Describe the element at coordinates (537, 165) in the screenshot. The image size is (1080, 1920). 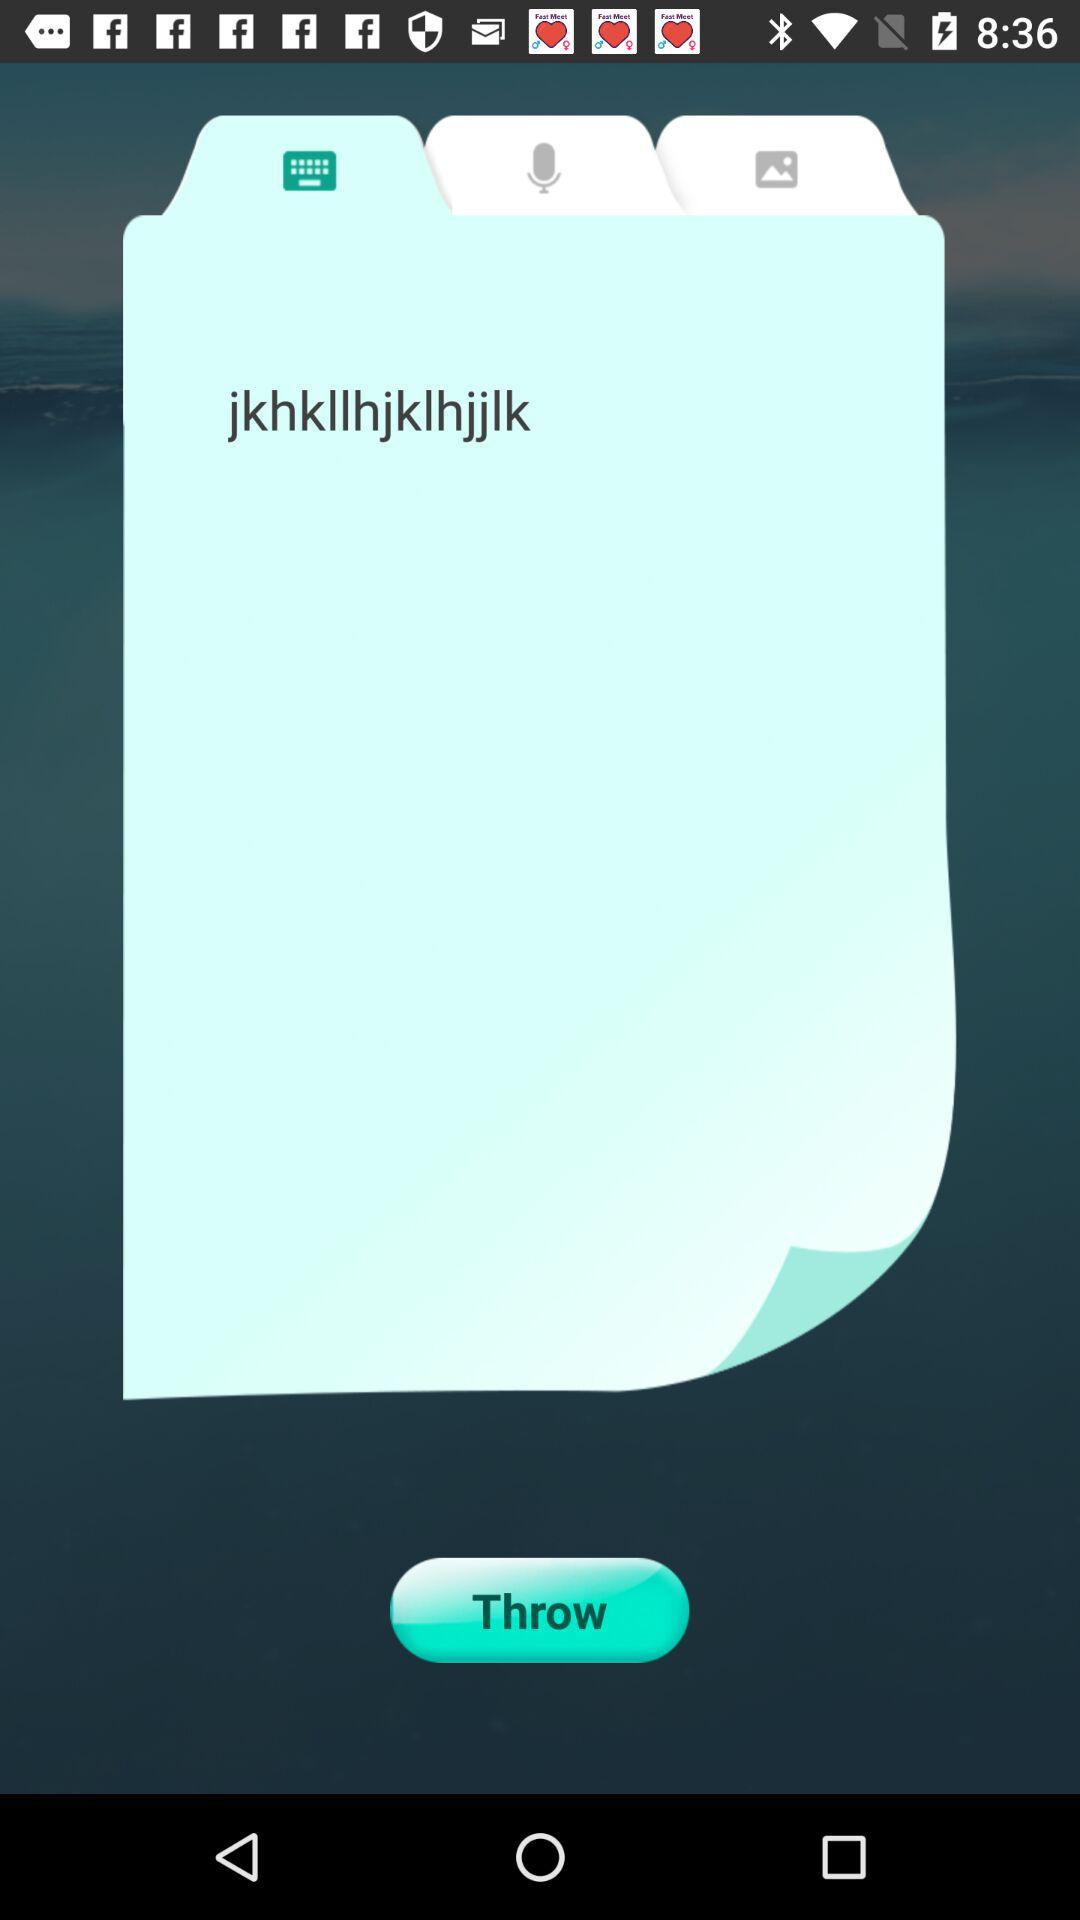
I see `recording tab` at that location.